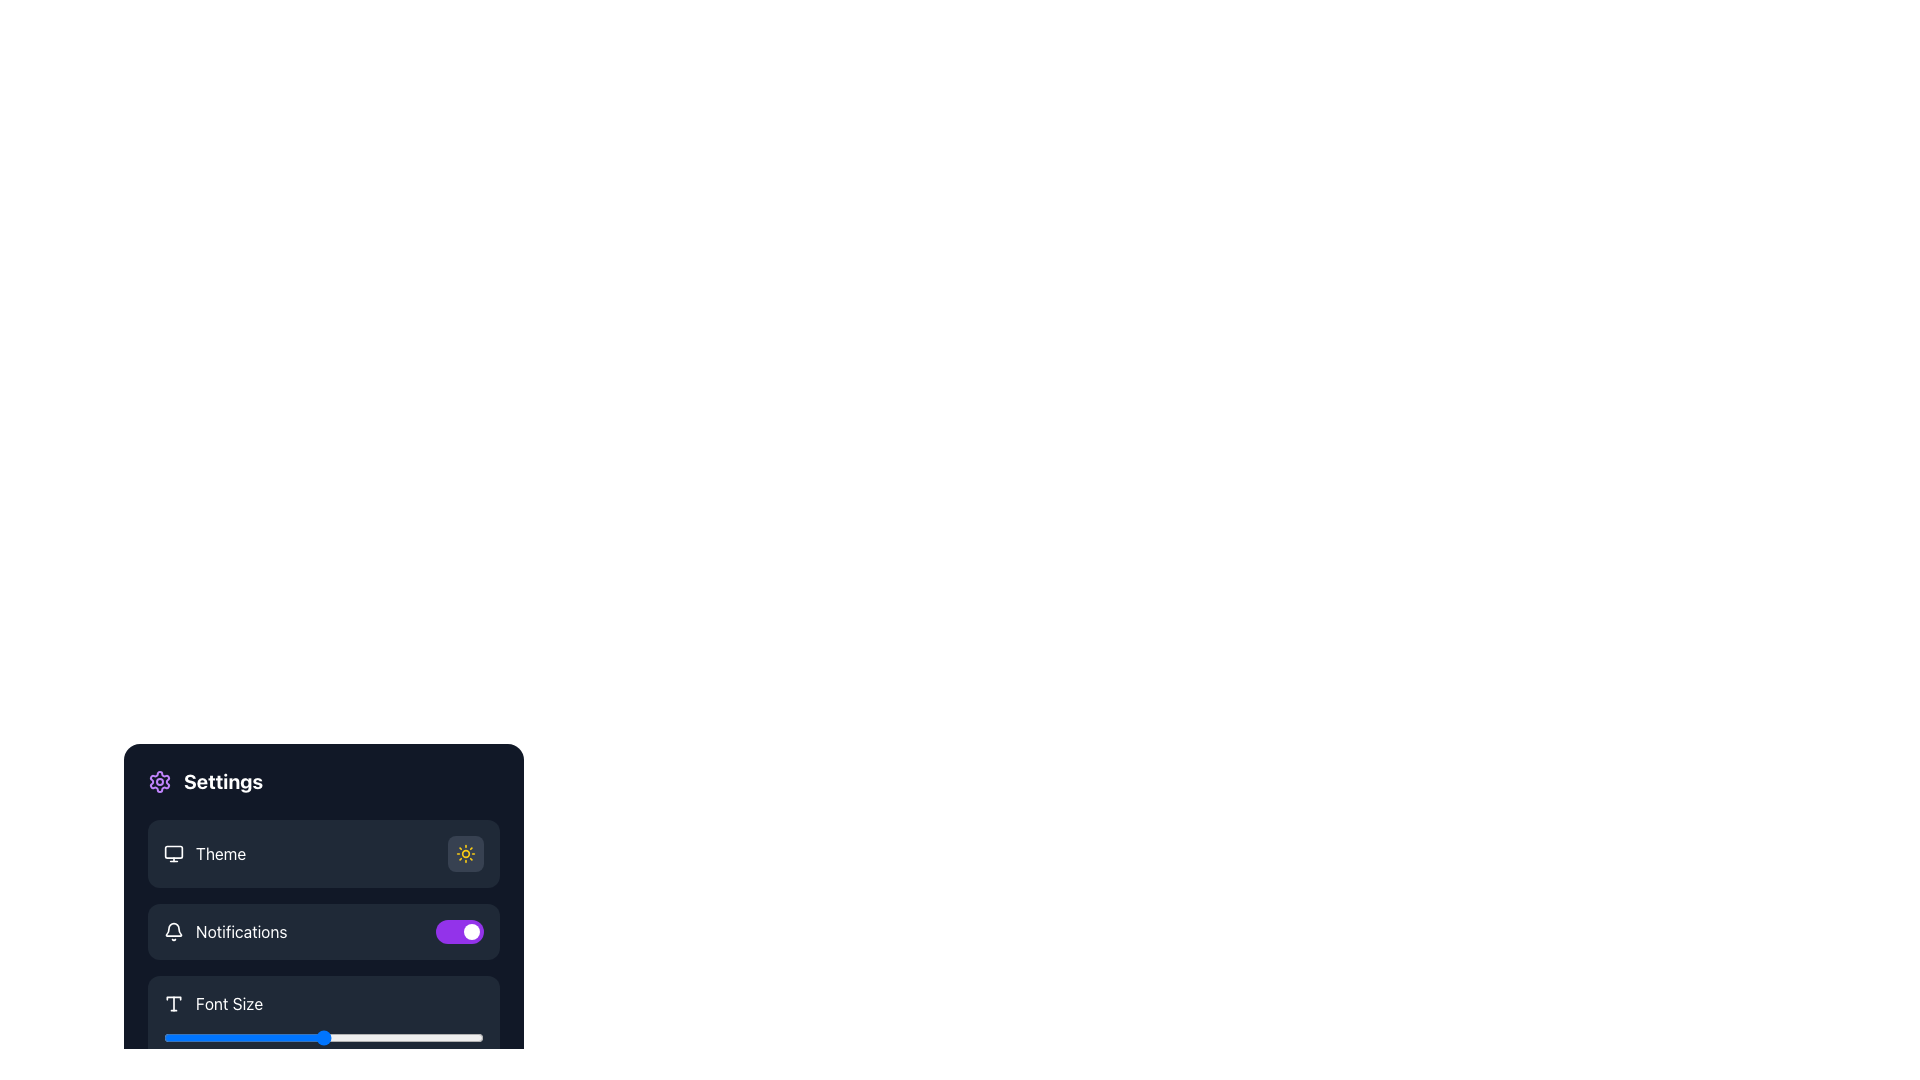 Image resolution: width=1920 pixels, height=1080 pixels. I want to click on the font size, so click(372, 1036).